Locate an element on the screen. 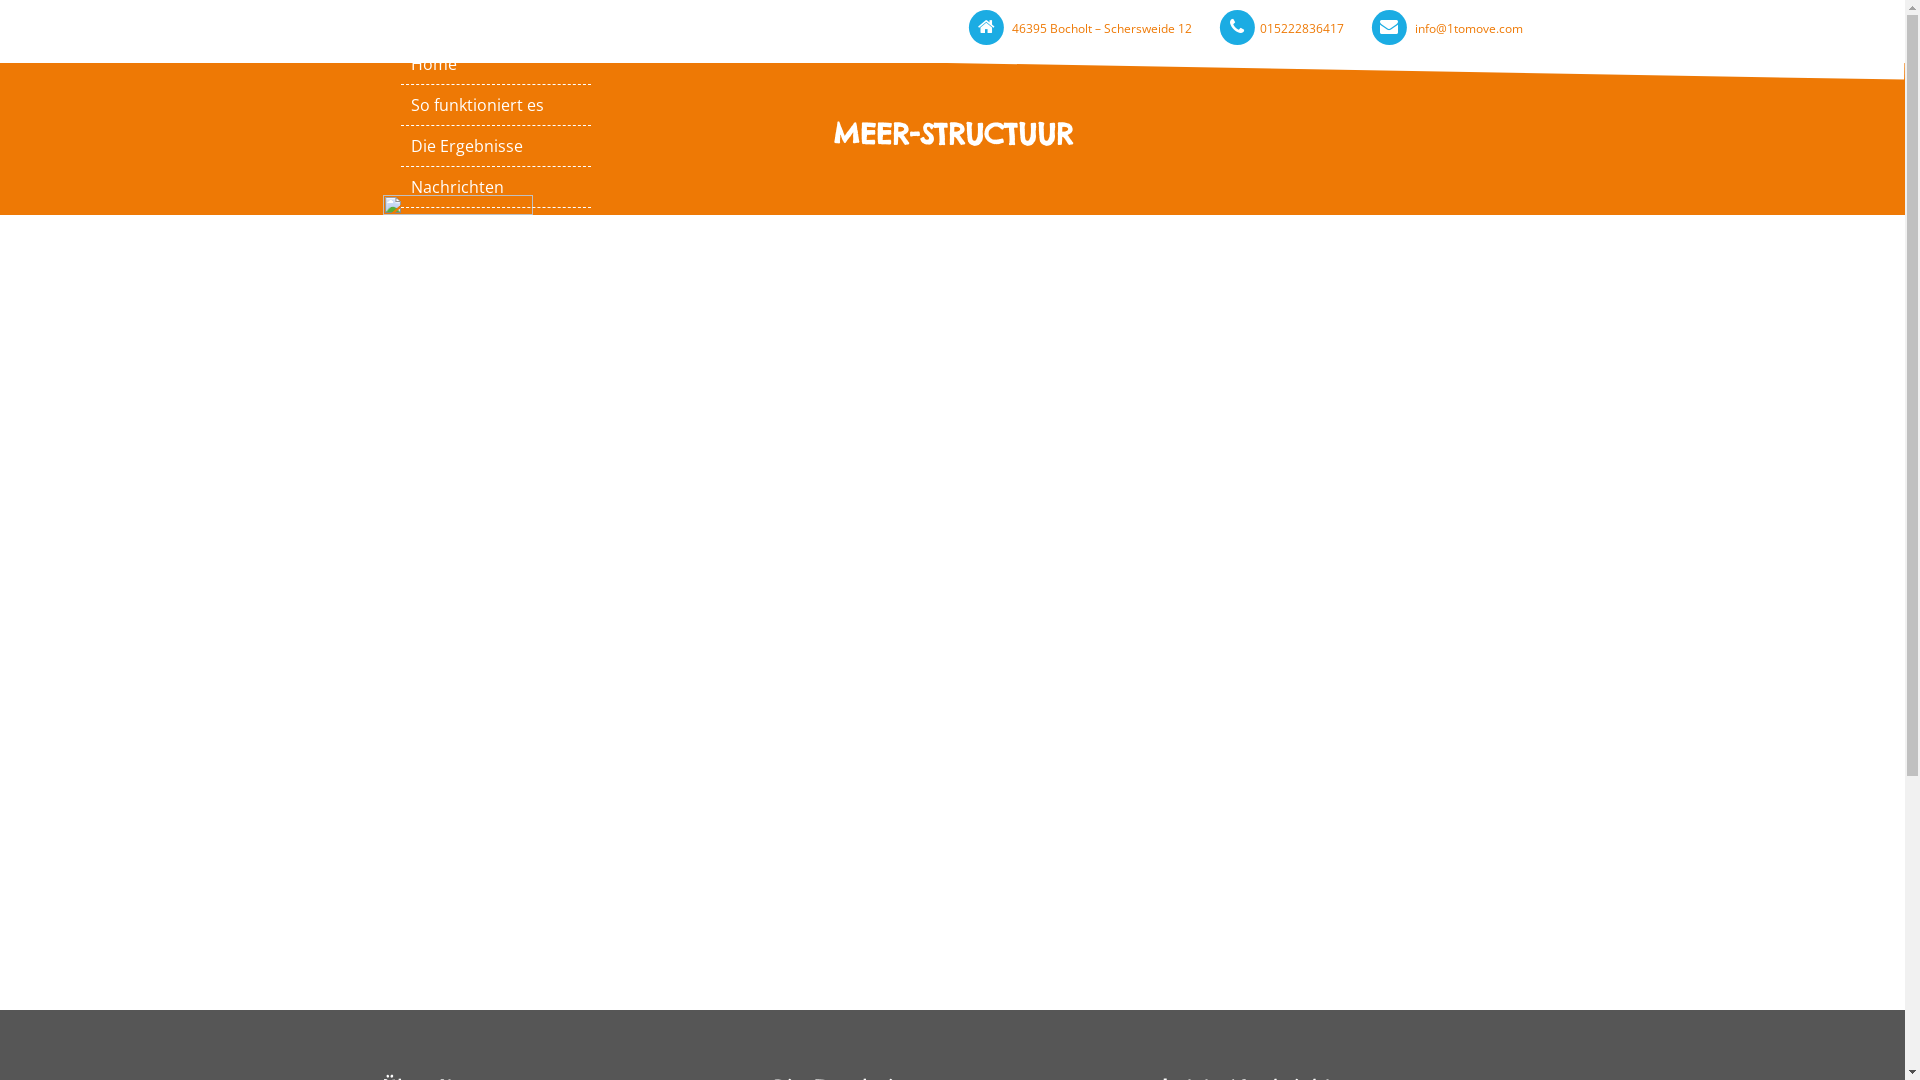 The width and height of the screenshot is (1920, 1080). 'info@1tomove.com' is located at coordinates (1468, 28).